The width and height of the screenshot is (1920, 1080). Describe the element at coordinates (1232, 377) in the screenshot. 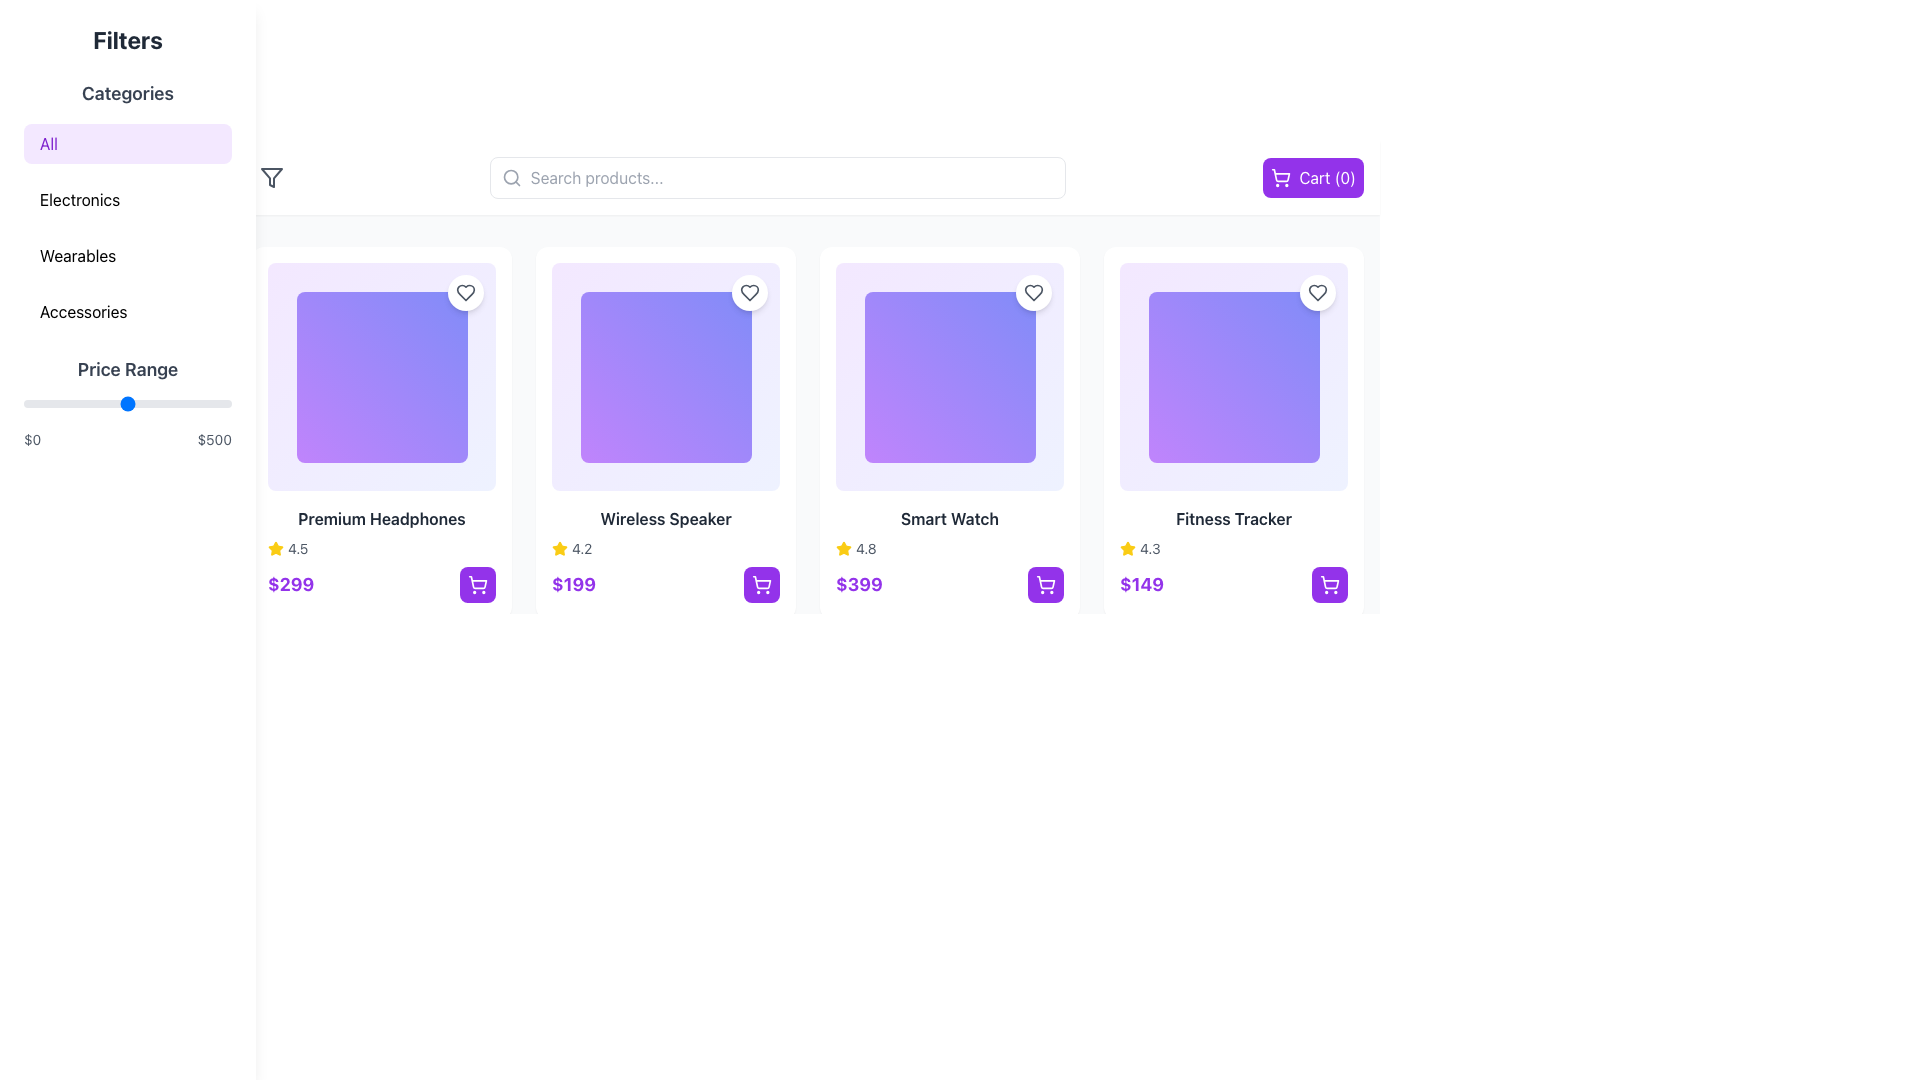

I see `the Decorative gradient square located at the upper region of the 'Fitness Tracker' product card, which features a light purple to indigo gradient and rounded corners` at that location.